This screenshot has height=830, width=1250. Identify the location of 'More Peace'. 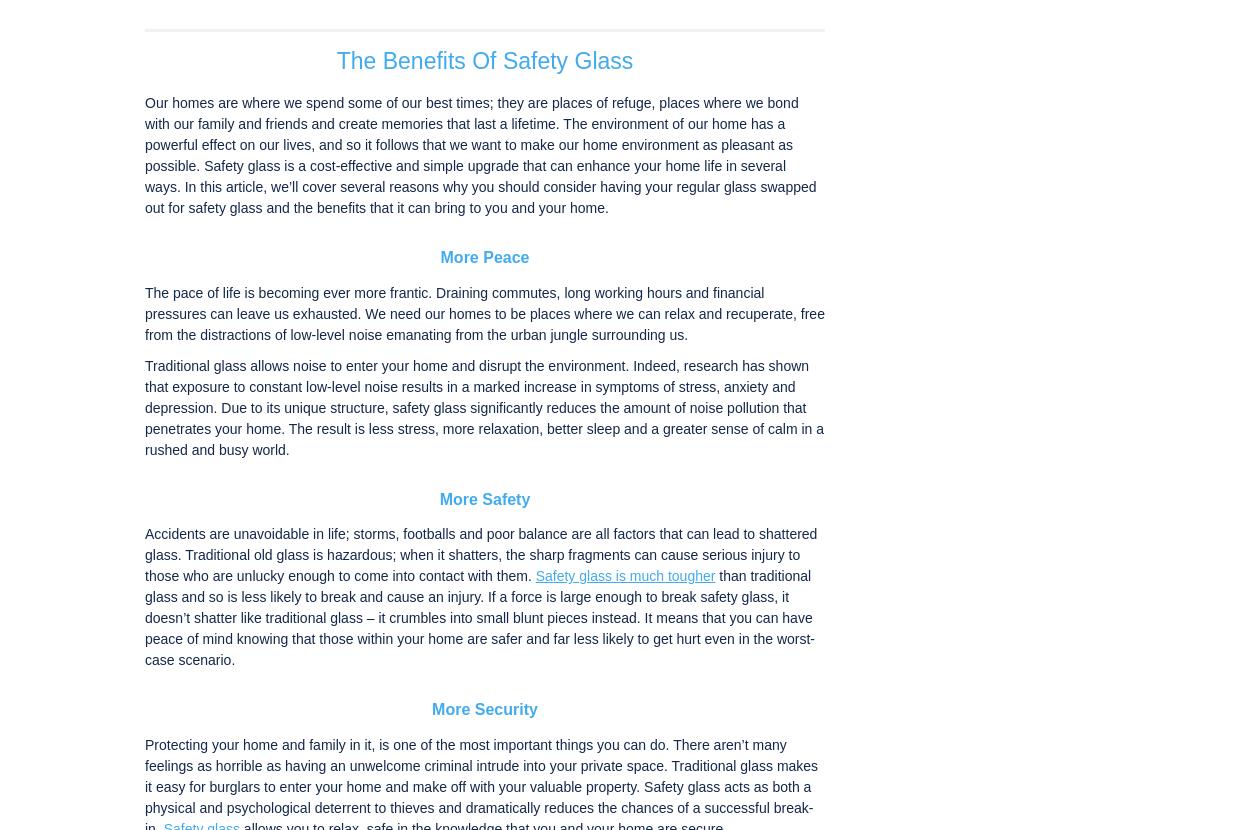
(439, 257).